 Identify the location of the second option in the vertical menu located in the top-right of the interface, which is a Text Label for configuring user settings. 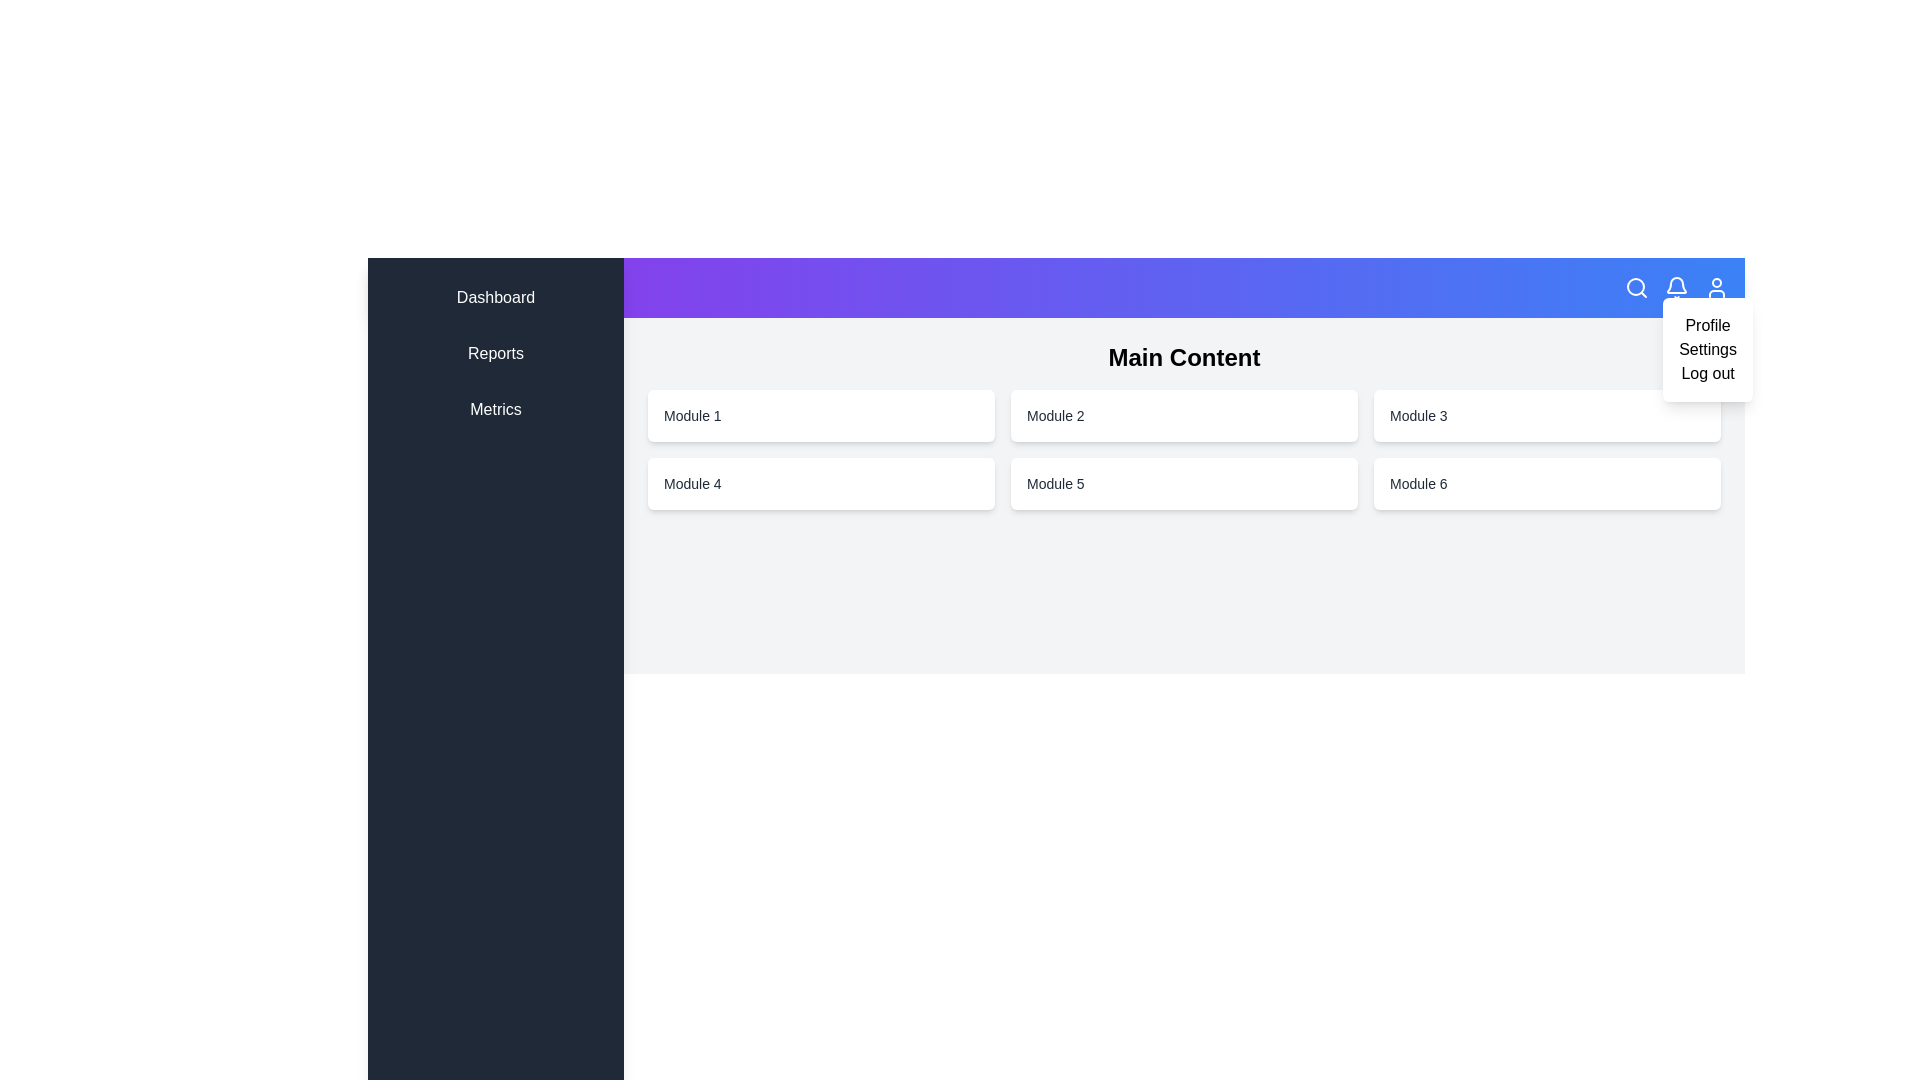
(1707, 349).